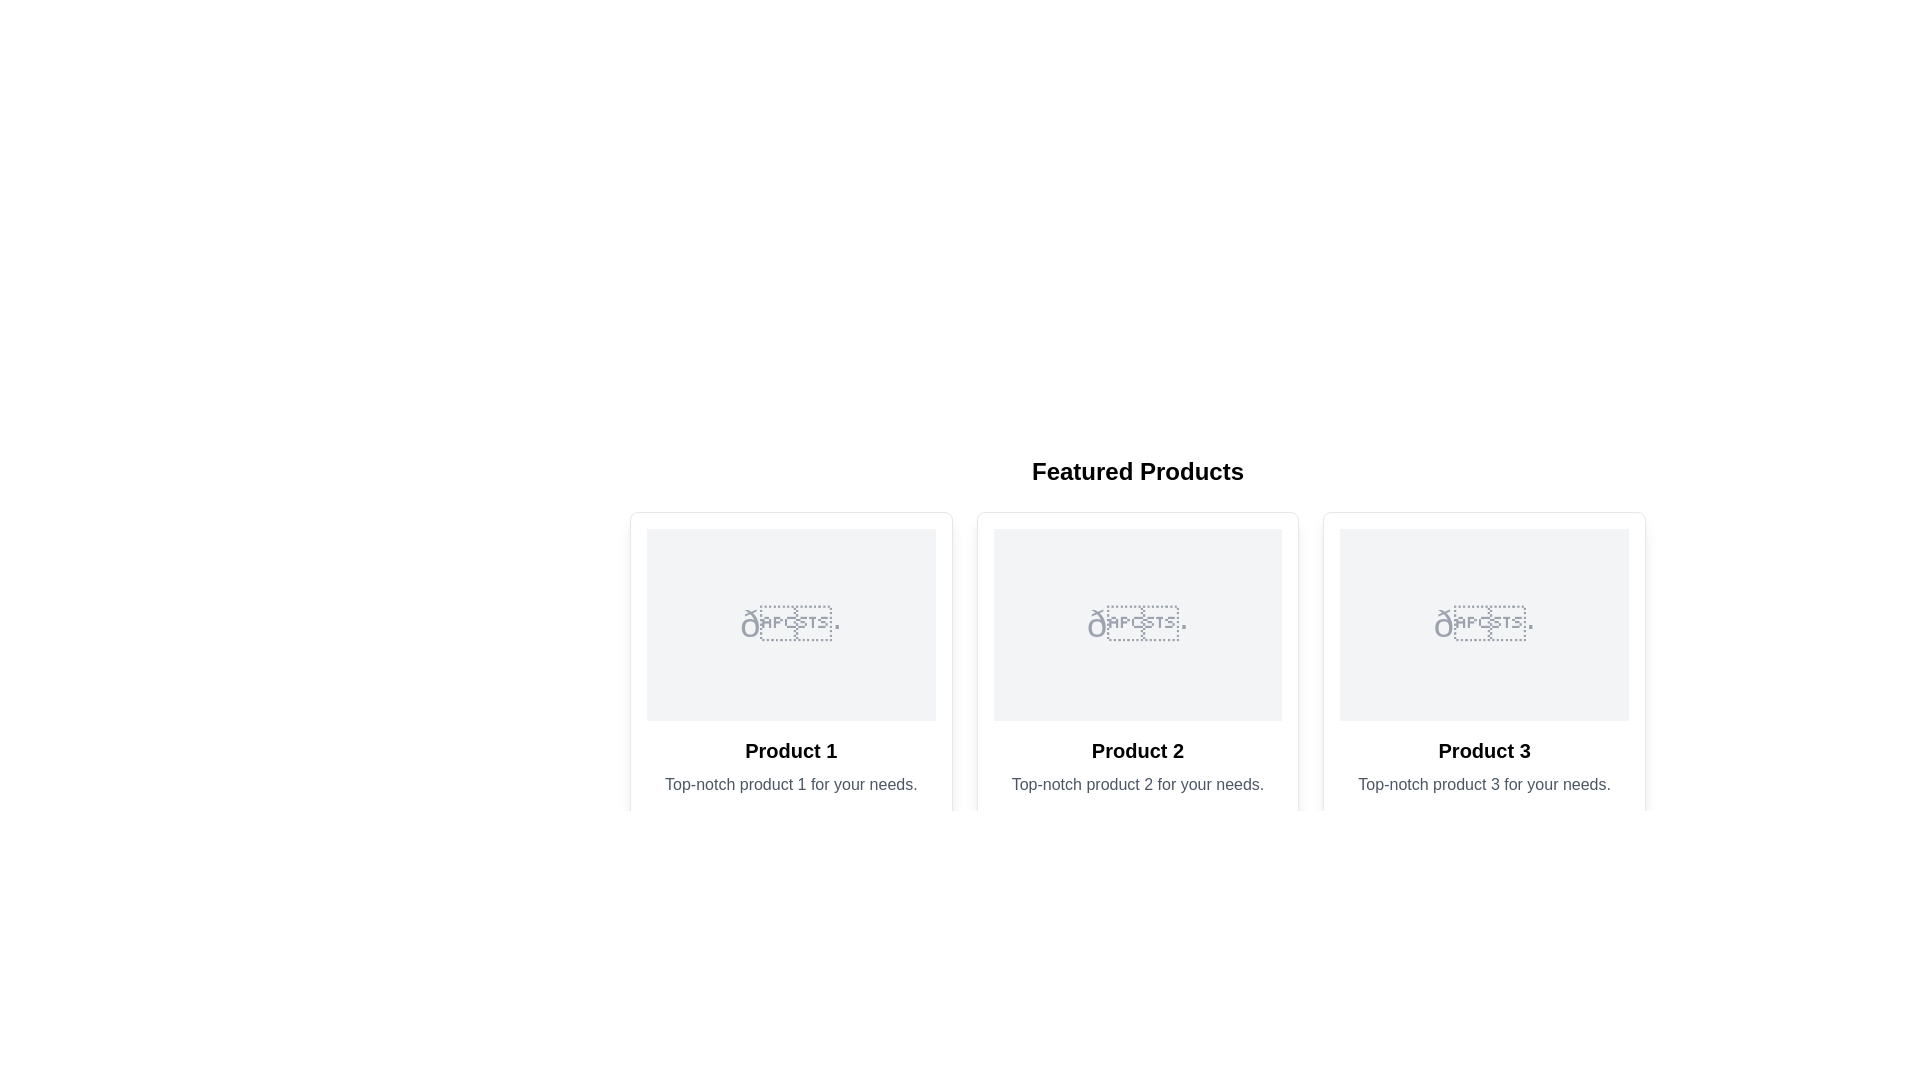  What do you see at coordinates (1137, 751) in the screenshot?
I see `text content of the title label for the 'Product 2' card, which identifies and distinguishes this product in the card layout` at bounding box center [1137, 751].